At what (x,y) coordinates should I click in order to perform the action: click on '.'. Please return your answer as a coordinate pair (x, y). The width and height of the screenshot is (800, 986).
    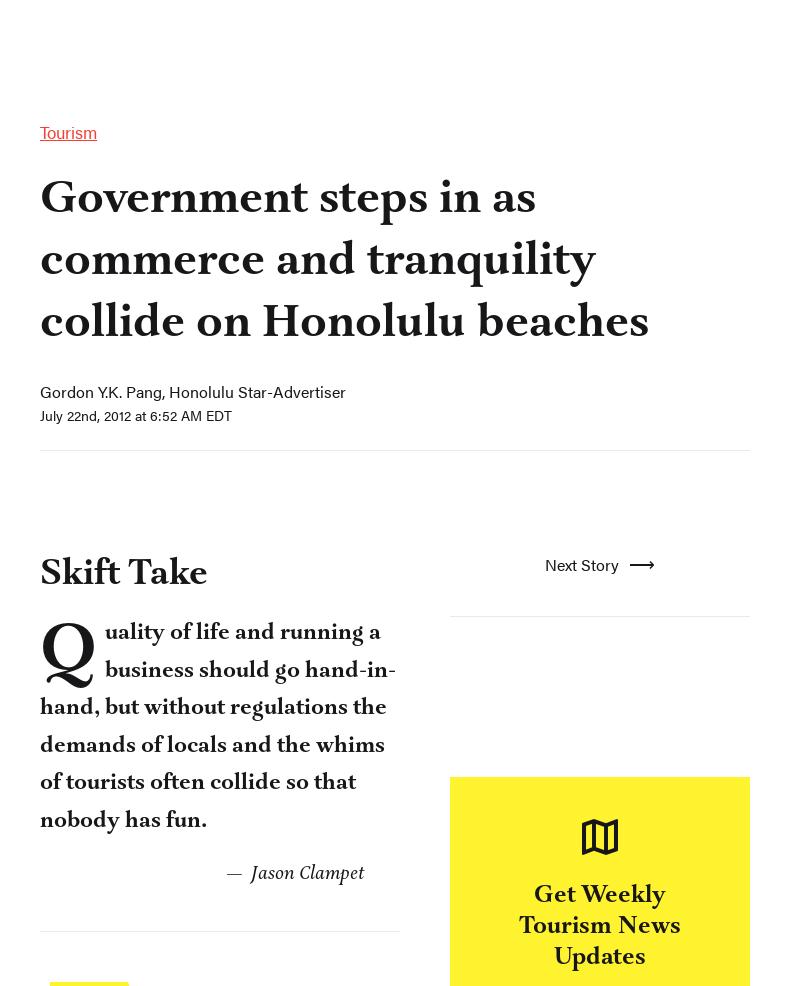
    Looking at the image, I should click on (171, 297).